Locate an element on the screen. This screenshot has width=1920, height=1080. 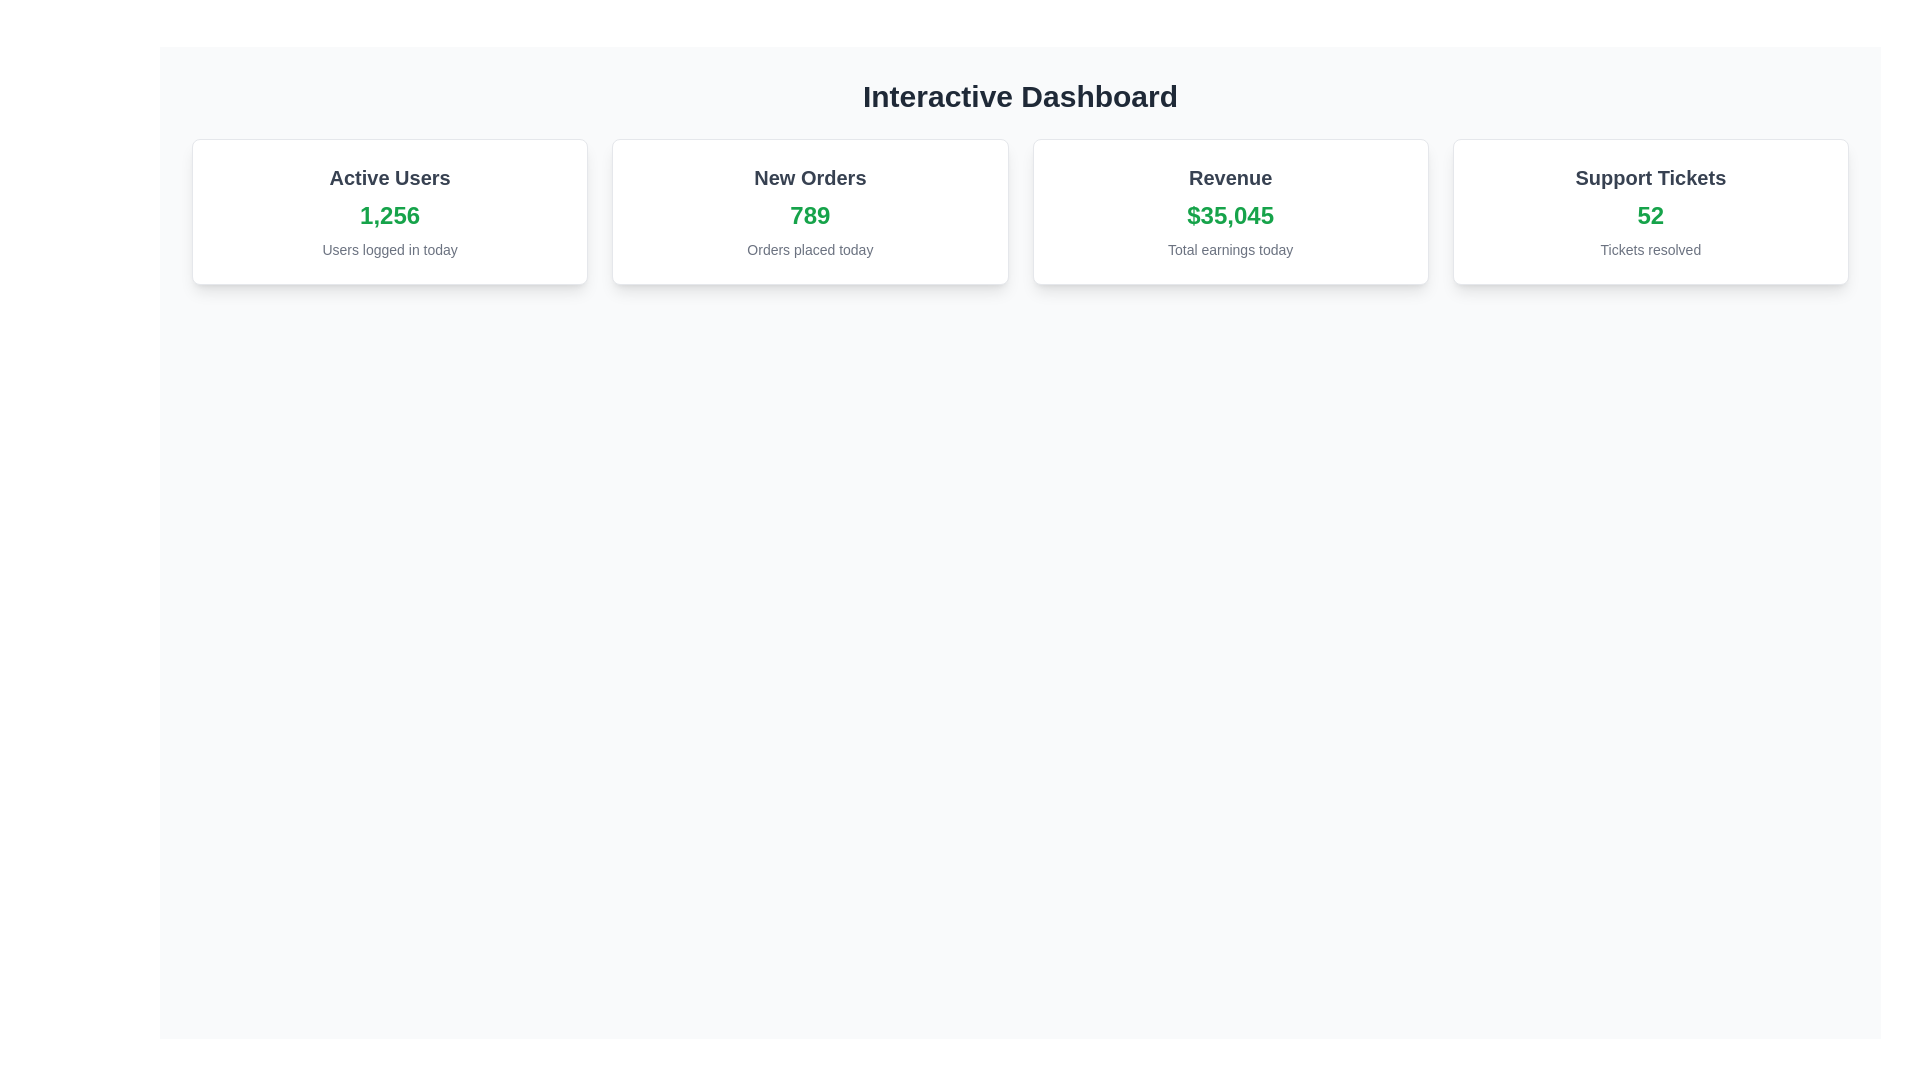
the text label displaying 'Total earnings today' located below the '$35,045' value within the 'Revenue' card is located at coordinates (1229, 249).